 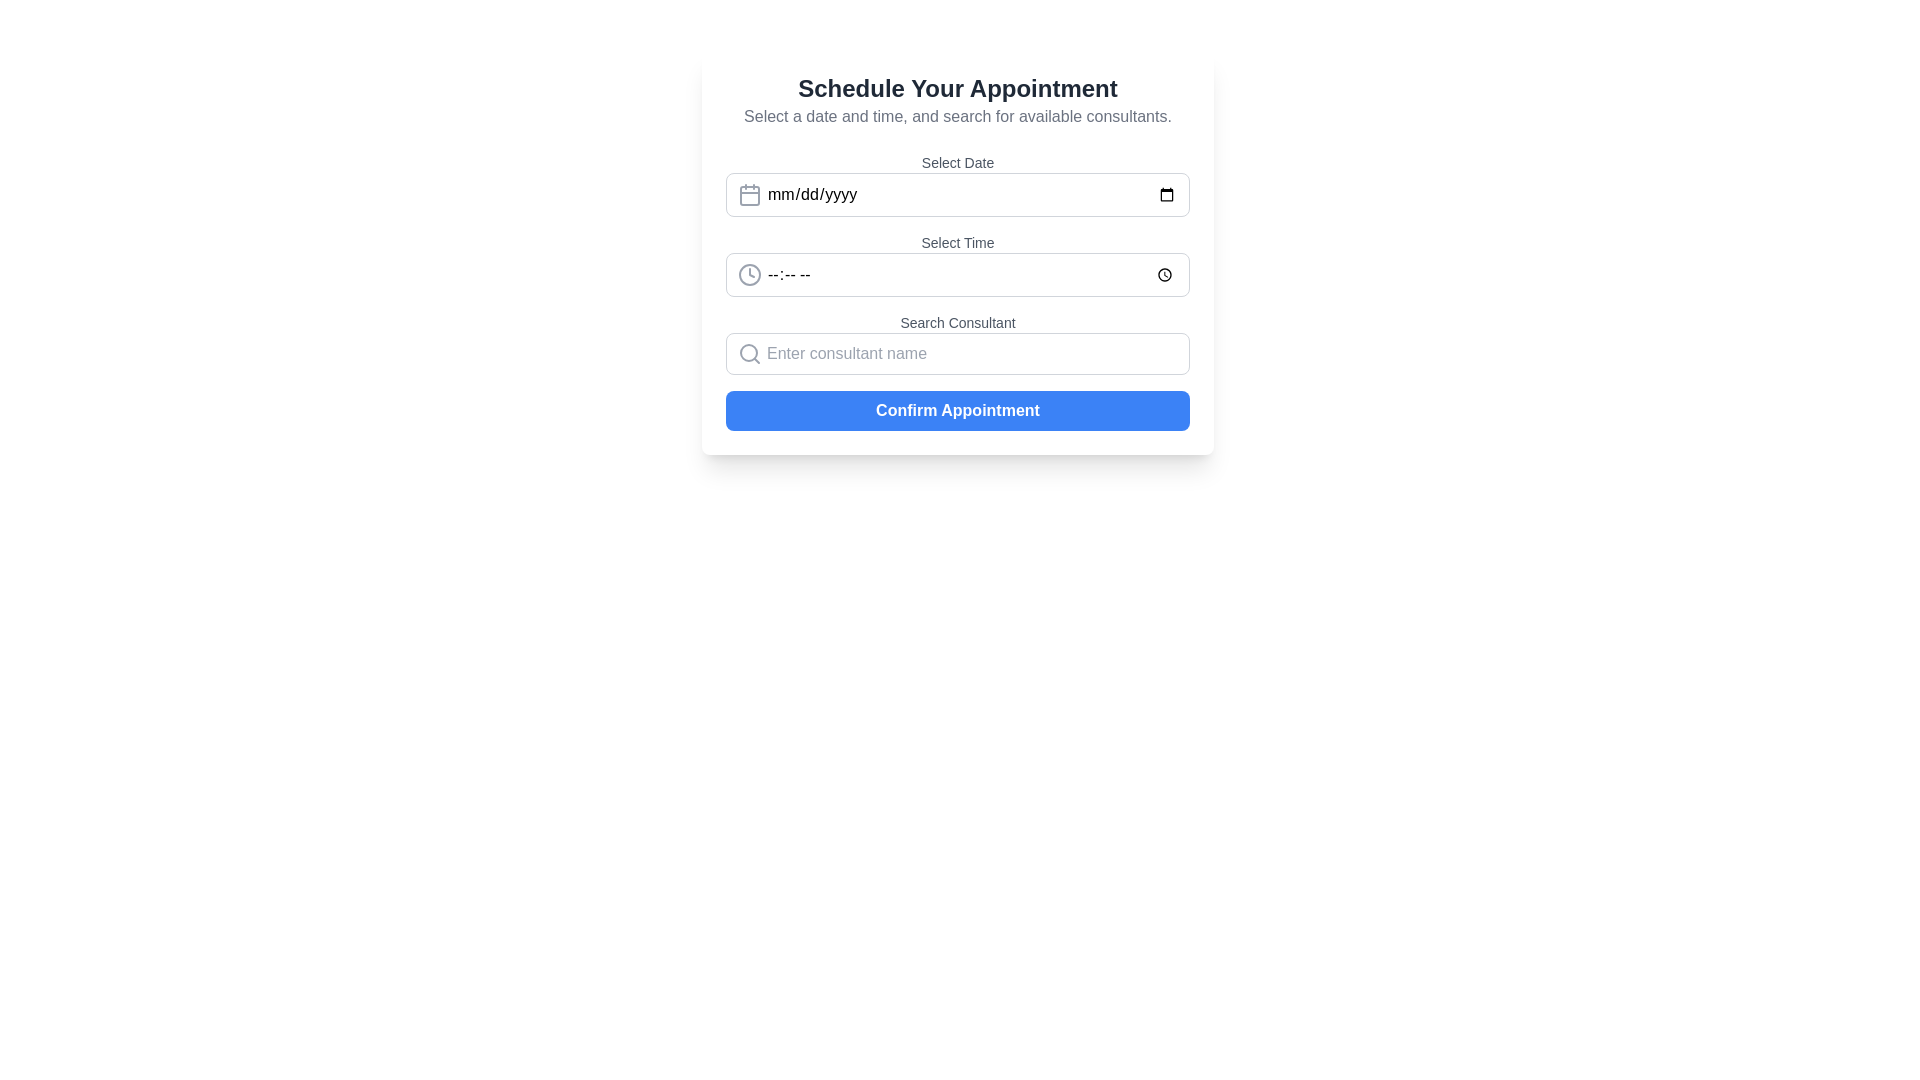 I want to click on the label that provides context for the time picker input field, which is positioned above the time input field in the form, immediately below the 'Select Date' field, so click(x=957, y=242).